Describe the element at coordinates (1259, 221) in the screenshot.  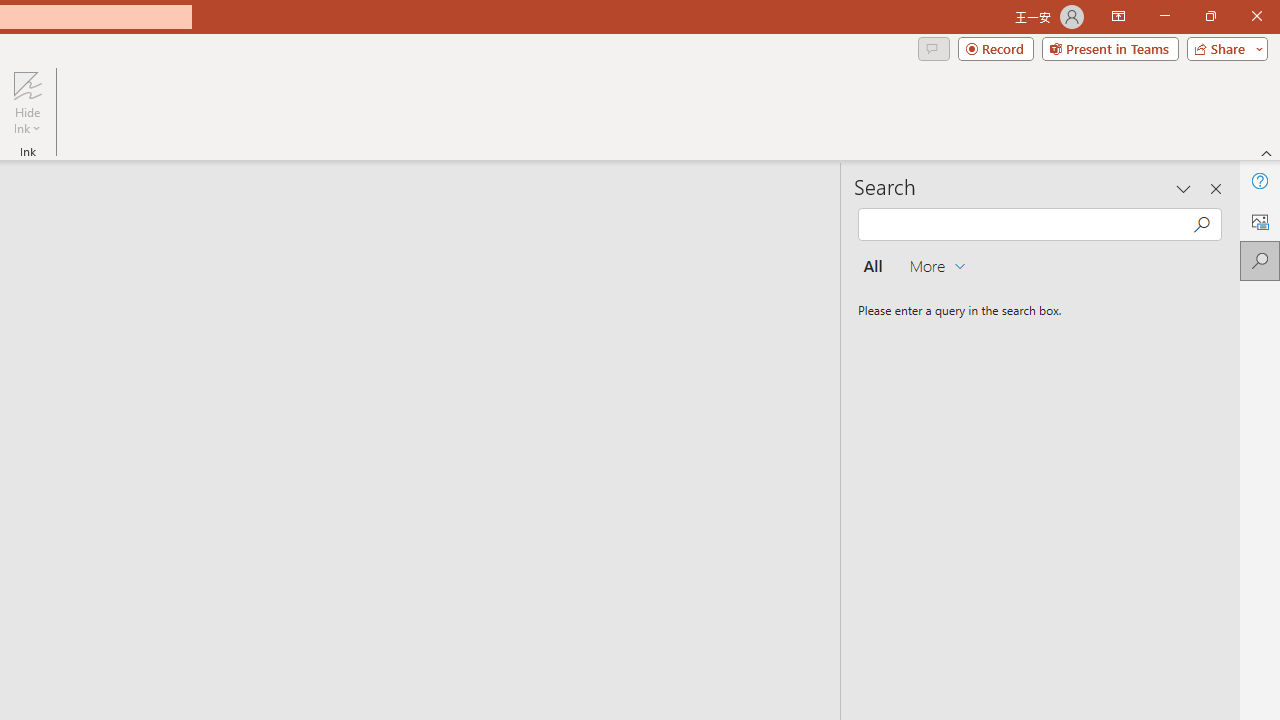
I see `'Alt Text'` at that location.